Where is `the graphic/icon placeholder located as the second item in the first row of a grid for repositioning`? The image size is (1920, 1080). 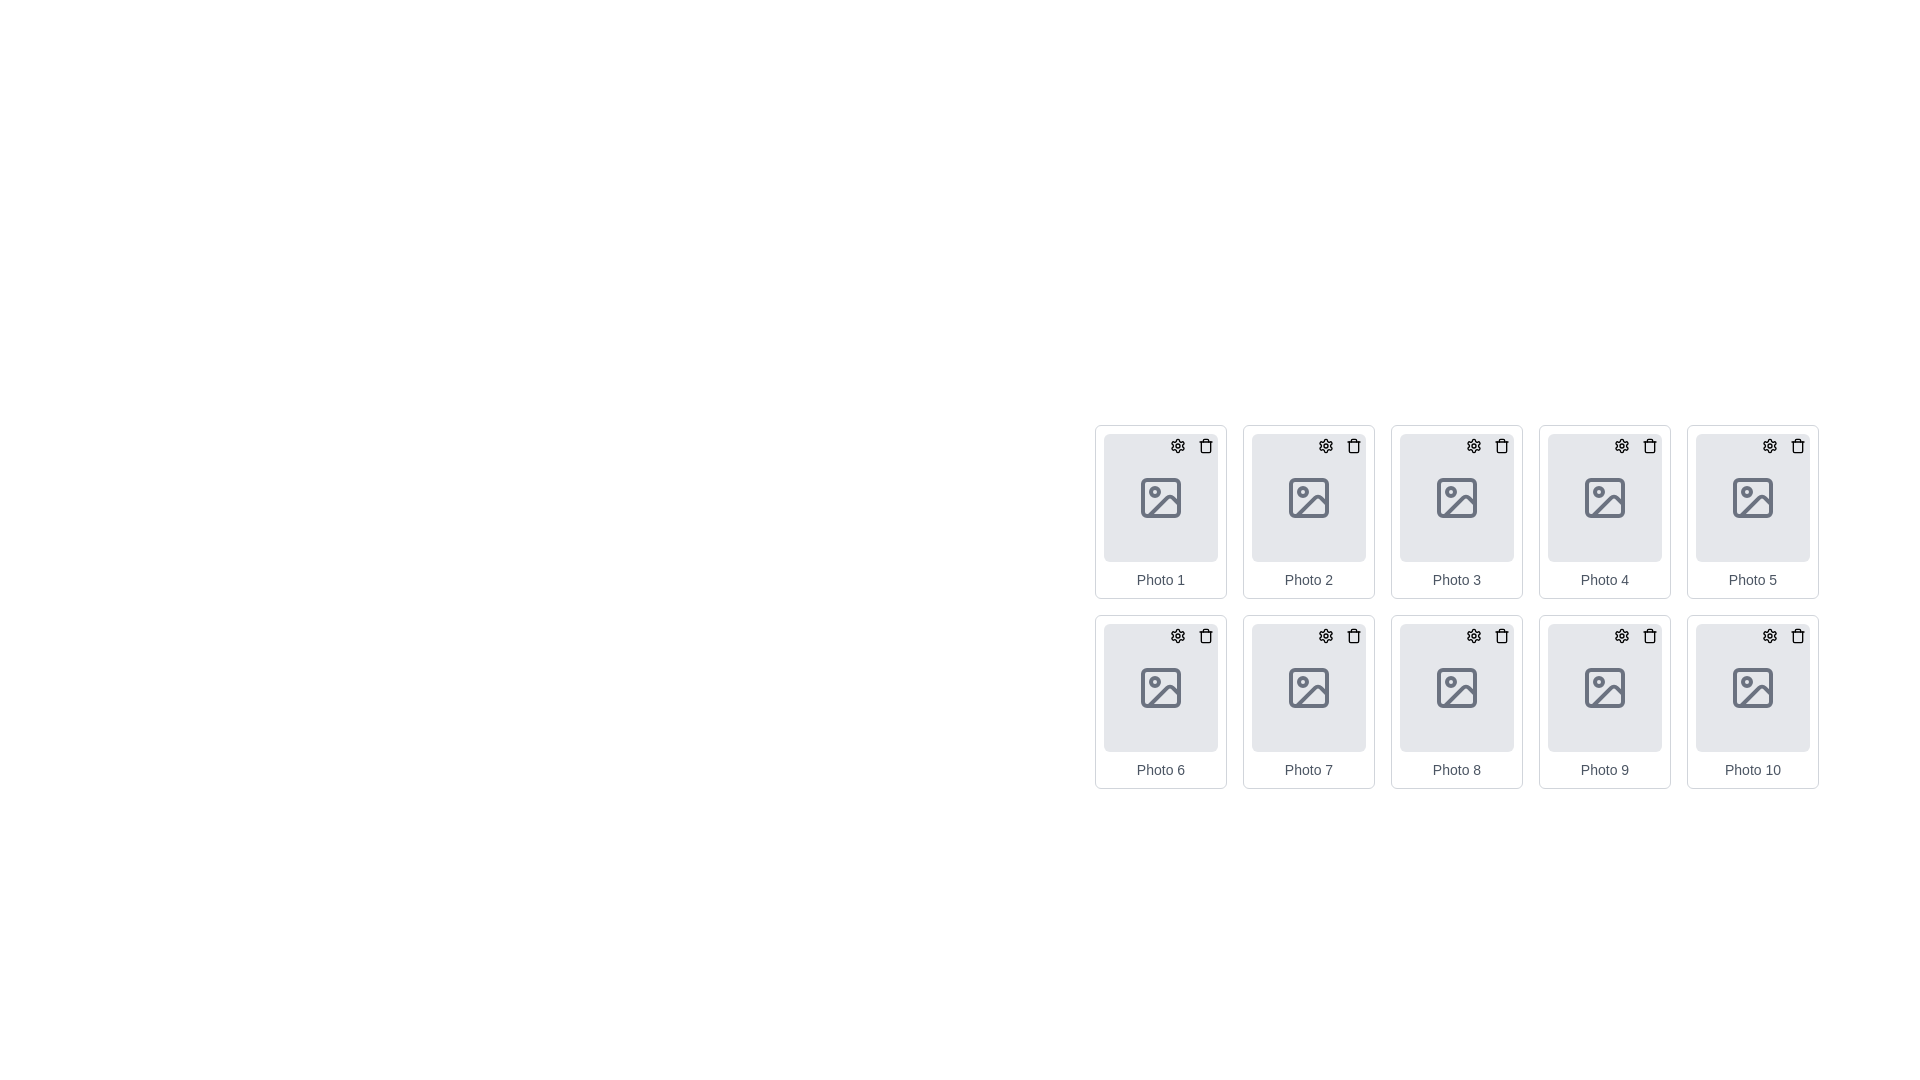
the graphic/icon placeholder located as the second item in the first row of a grid for repositioning is located at coordinates (1309, 496).